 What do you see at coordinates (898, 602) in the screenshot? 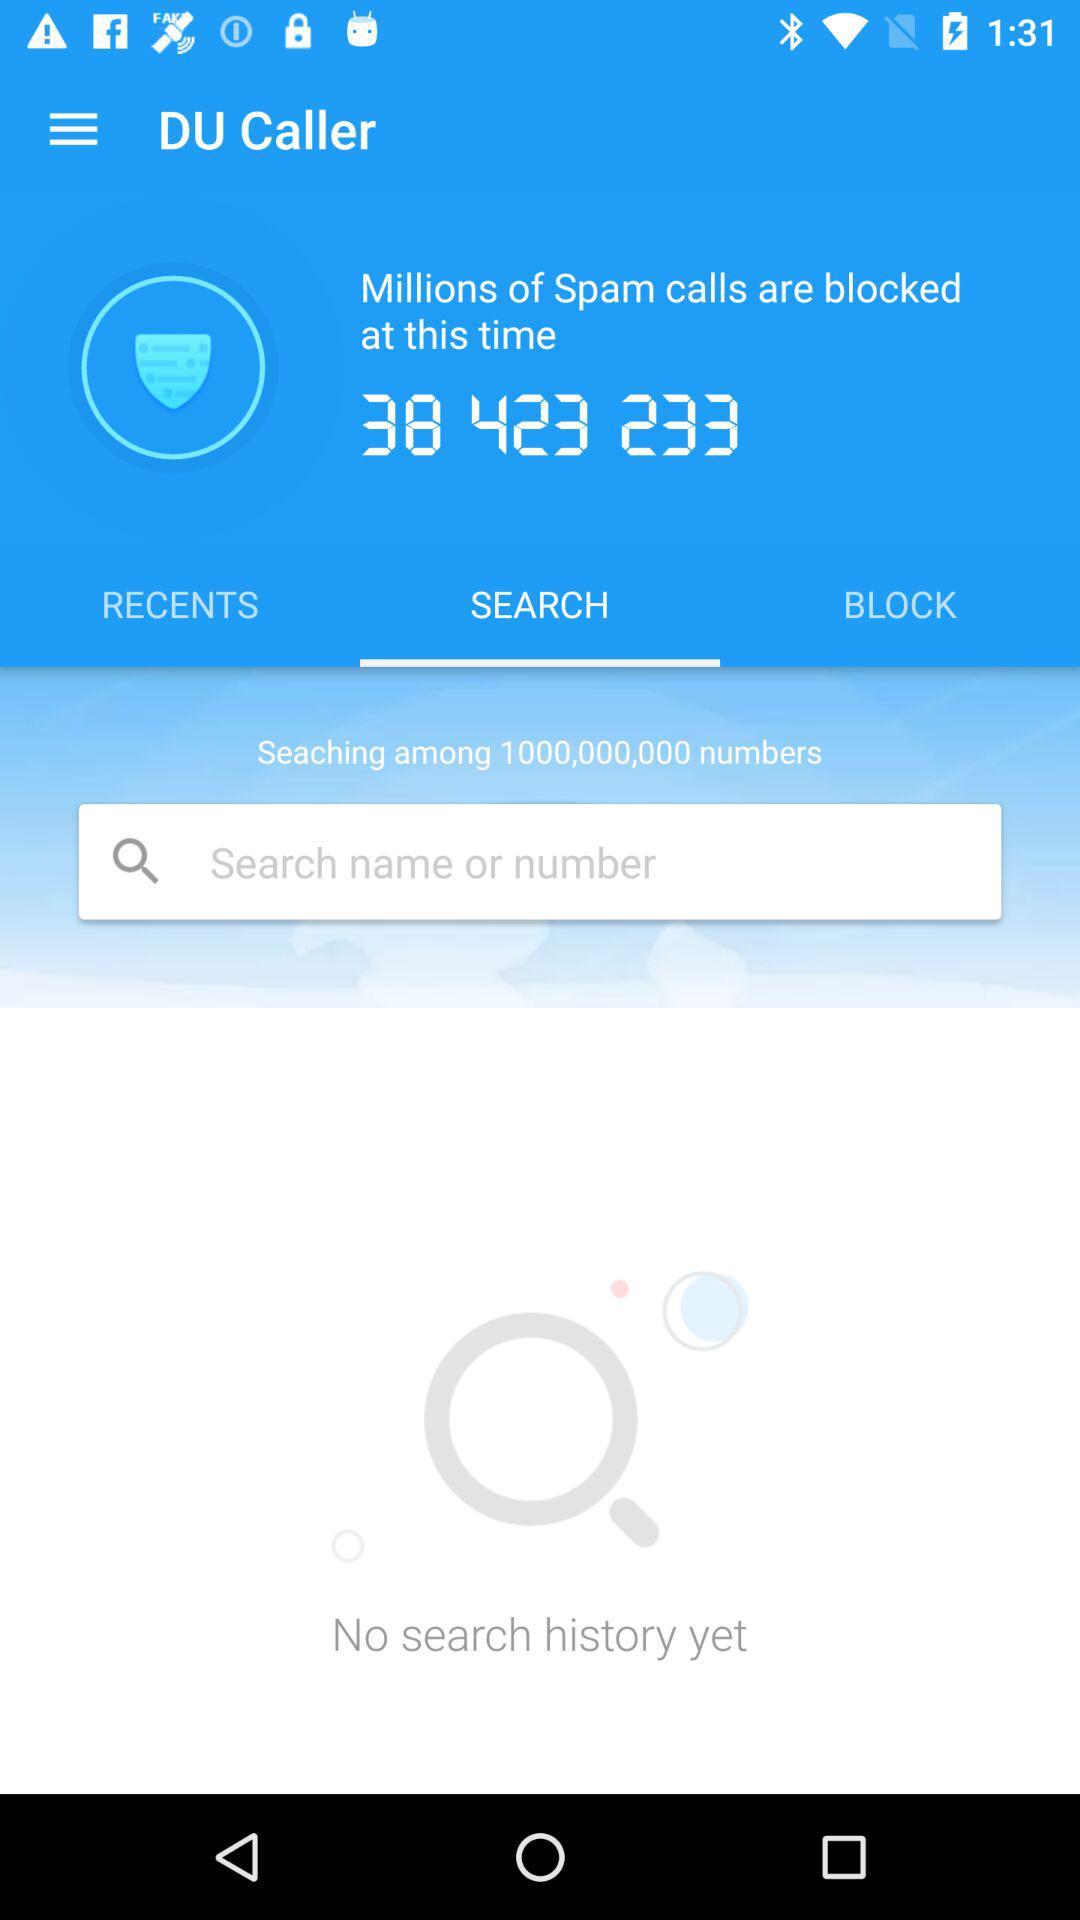
I see `block icon` at bounding box center [898, 602].